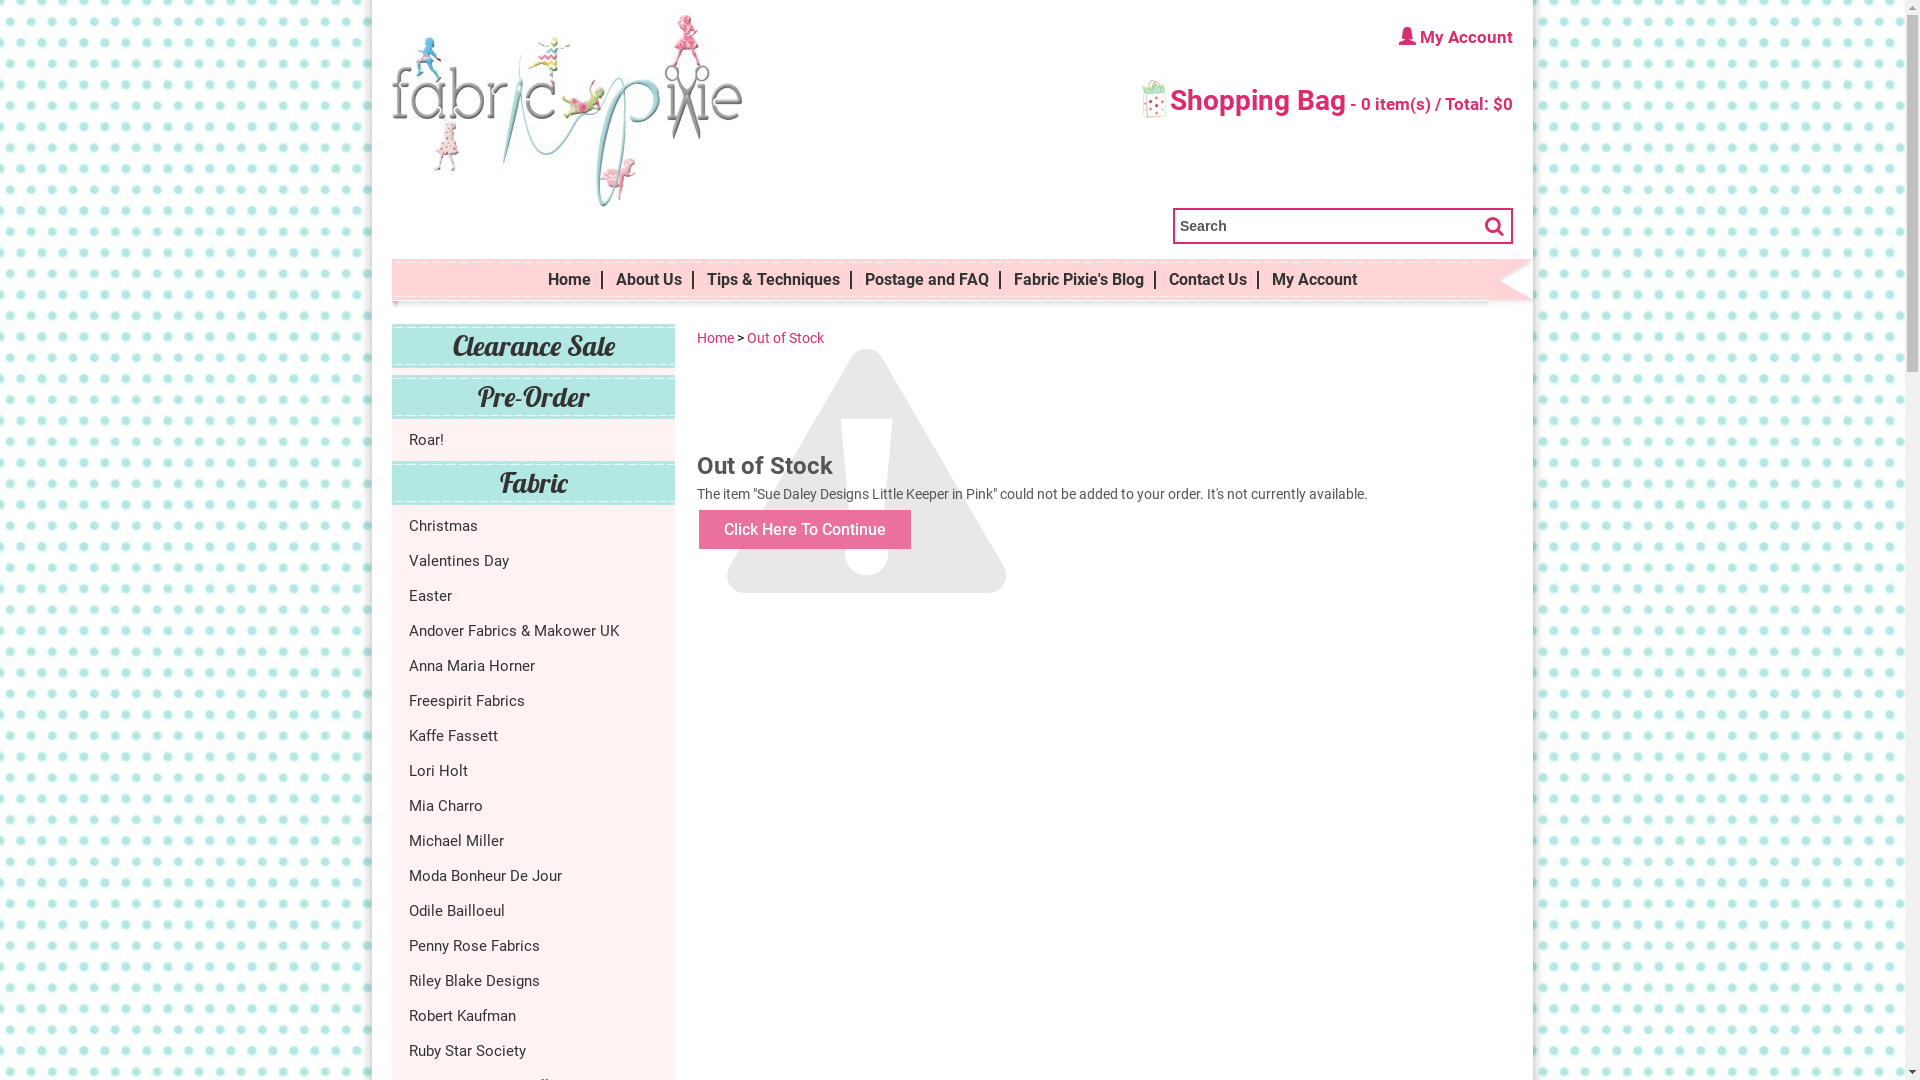 The width and height of the screenshot is (1920, 1080). I want to click on 'Postage and FAQ', so click(925, 280).